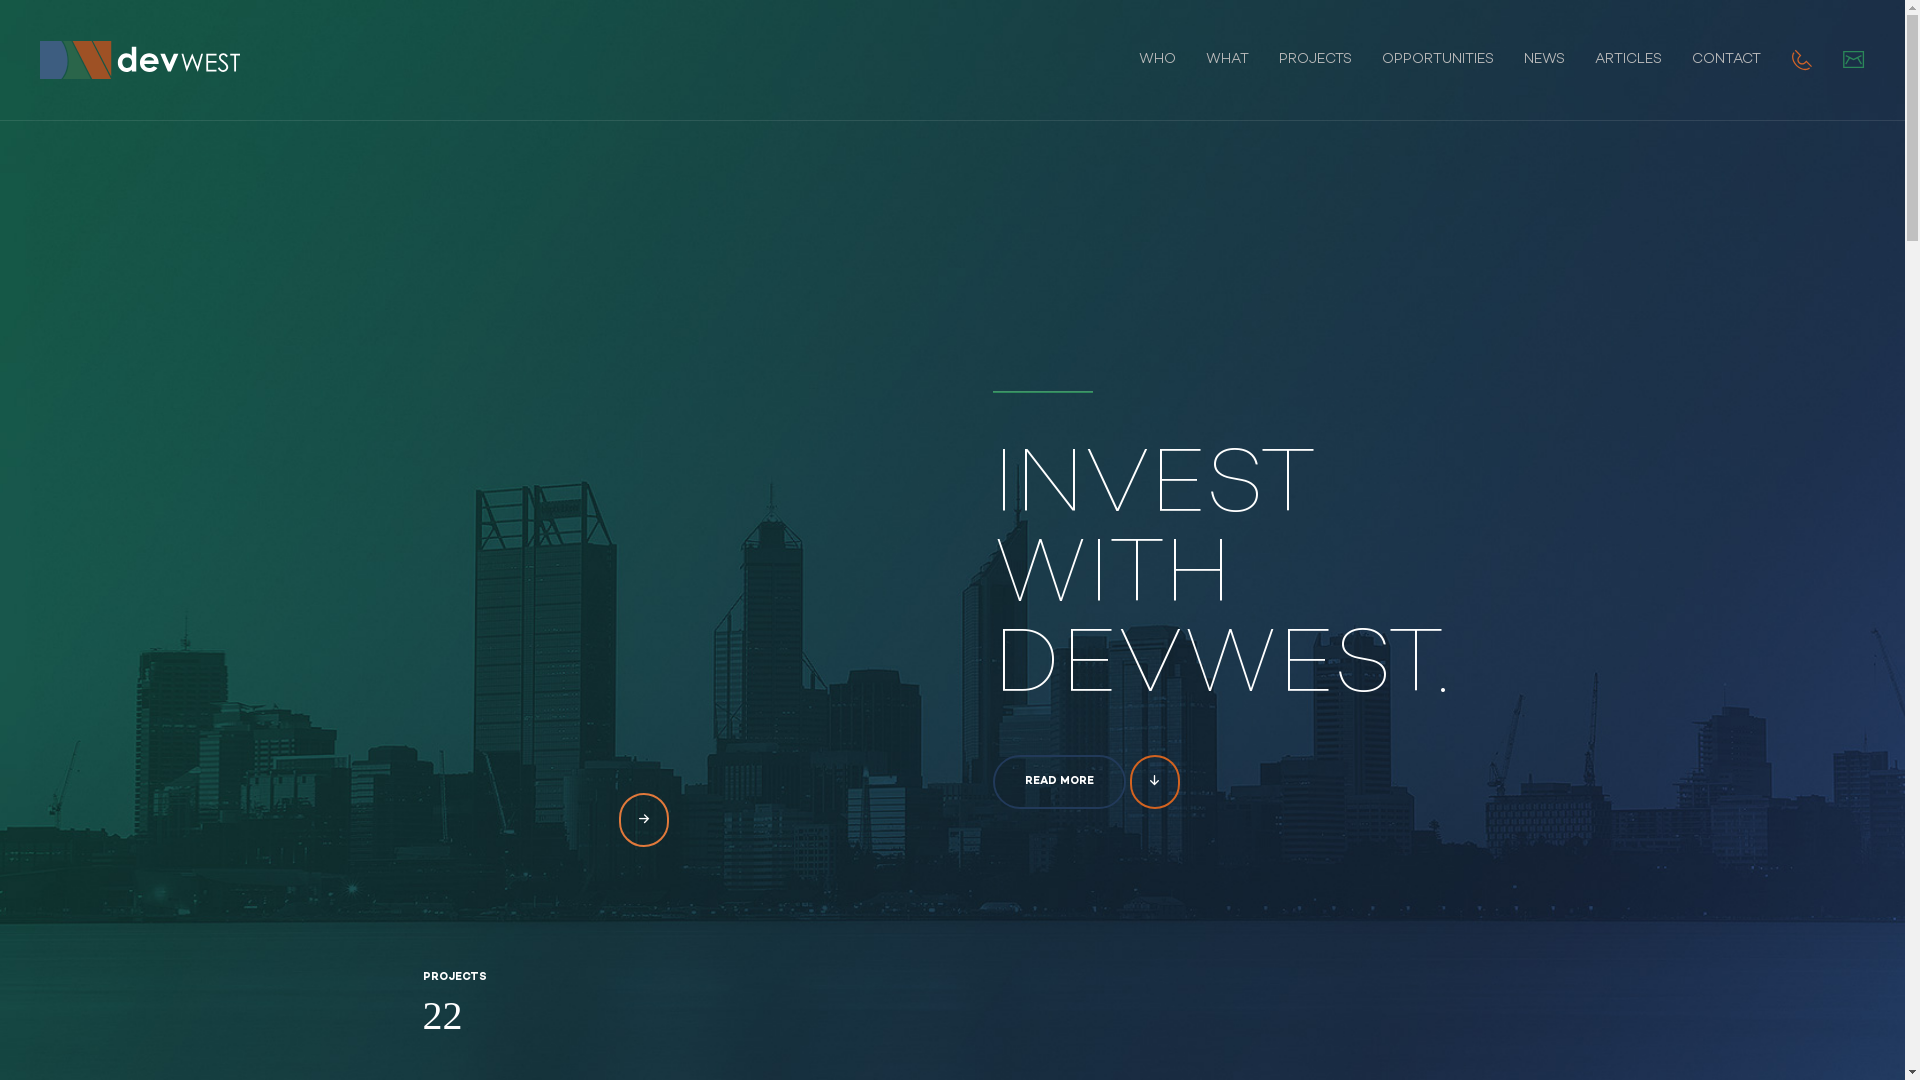 The height and width of the screenshot is (1080, 1920). Describe the element at coordinates (1315, 59) in the screenshot. I see `'PROJECTS'` at that location.